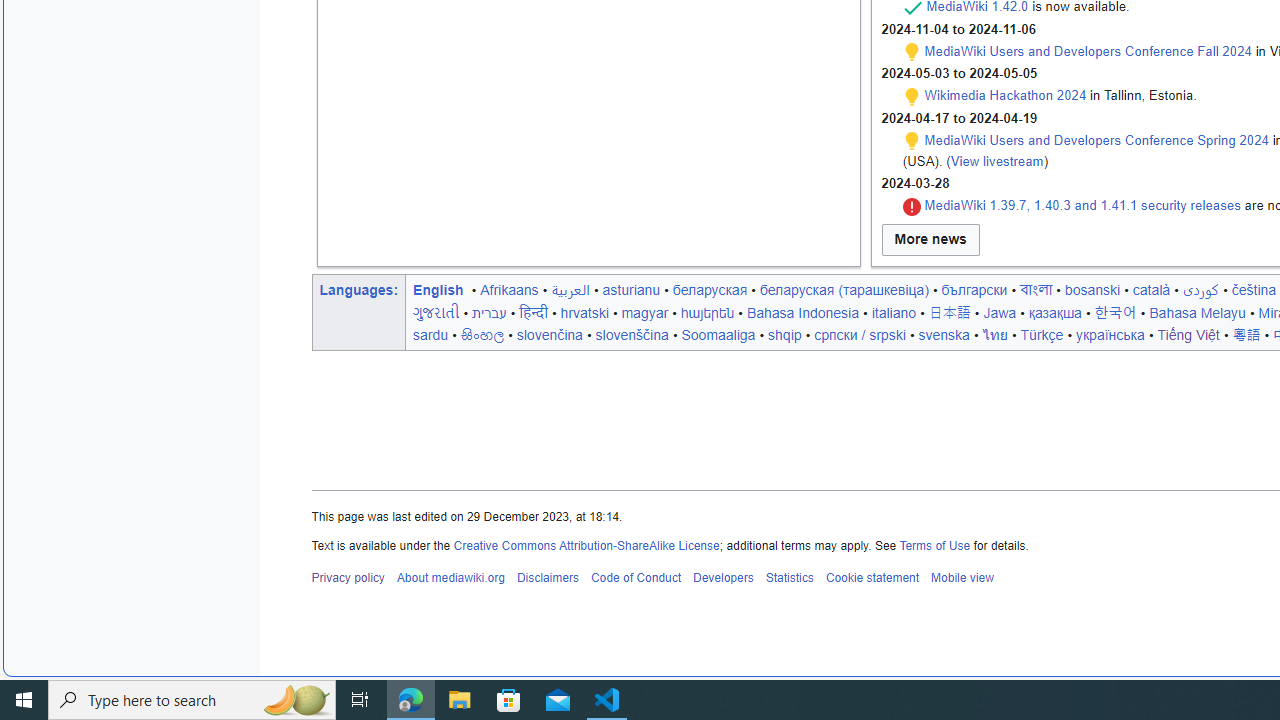  Describe the element at coordinates (509, 289) in the screenshot. I see `'Afrikaans'` at that location.